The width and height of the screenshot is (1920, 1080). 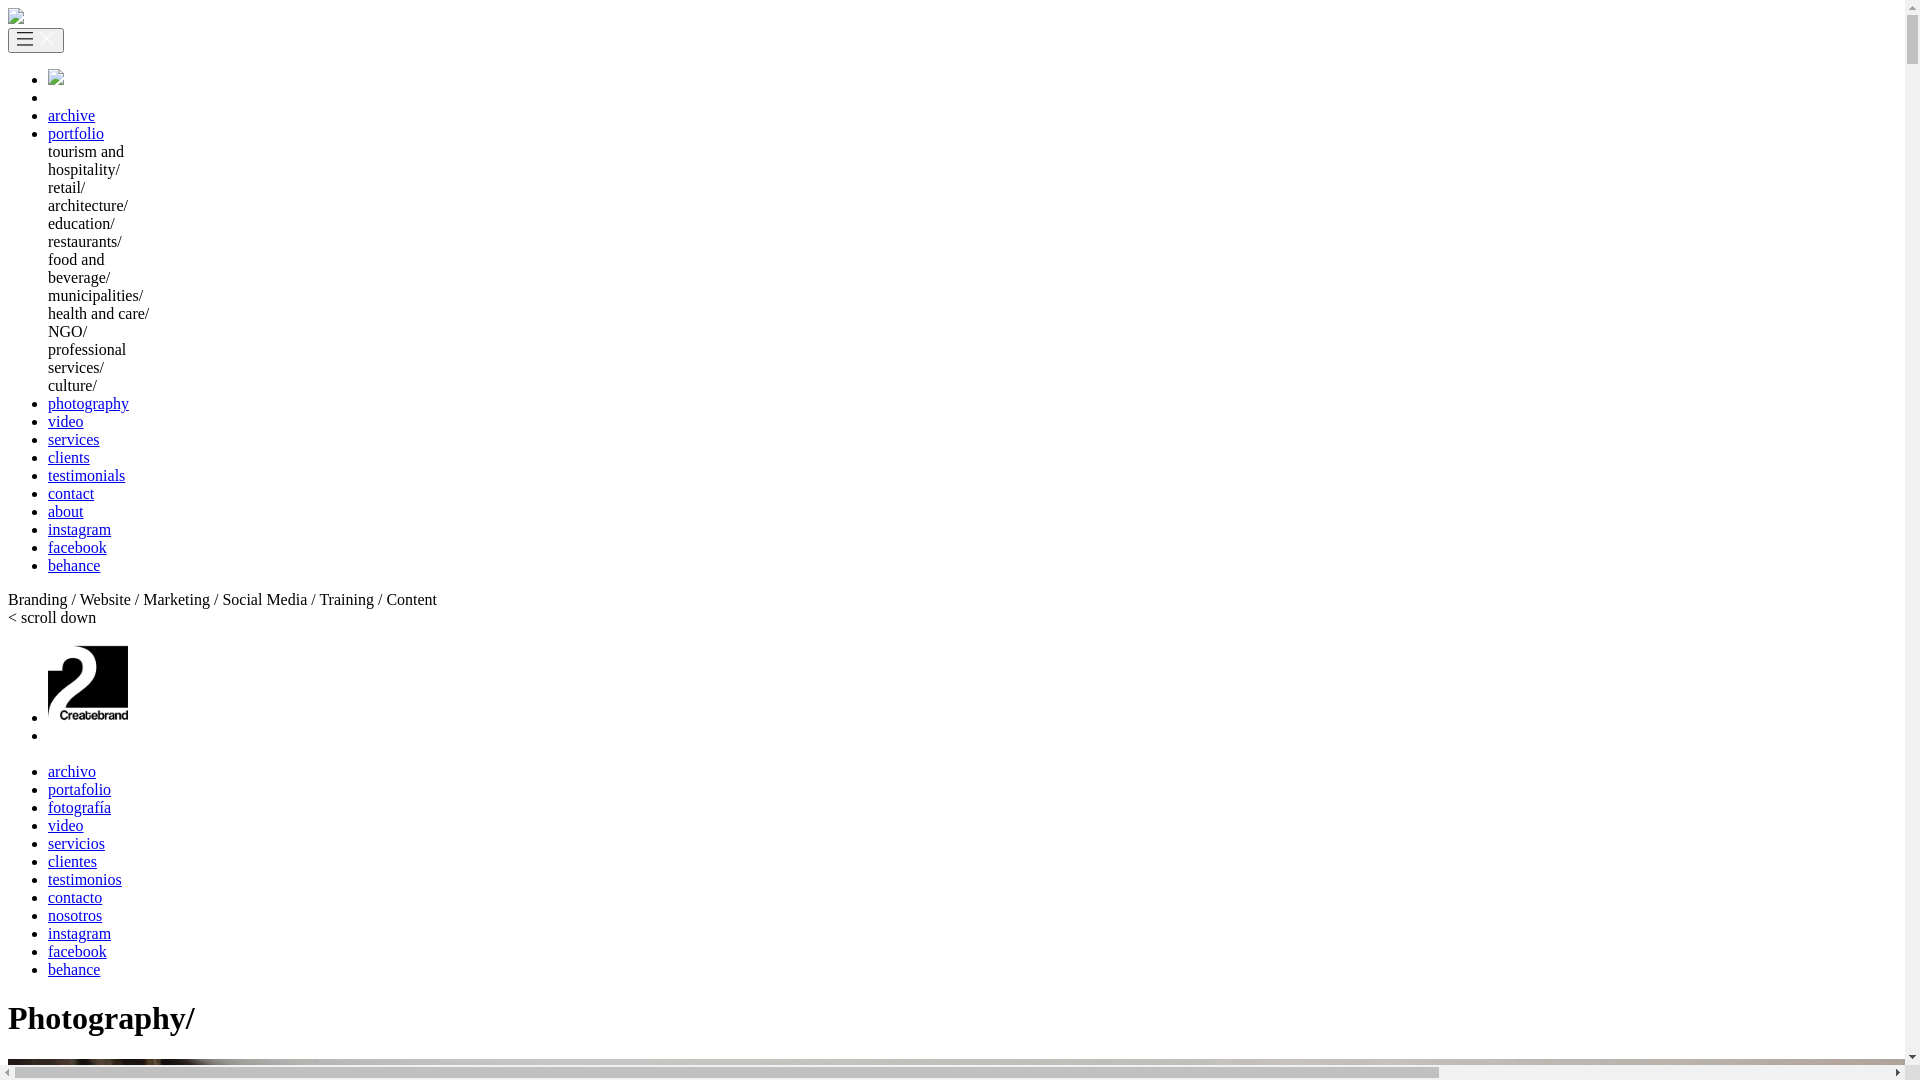 What do you see at coordinates (75, 915) in the screenshot?
I see `'nosotros'` at bounding box center [75, 915].